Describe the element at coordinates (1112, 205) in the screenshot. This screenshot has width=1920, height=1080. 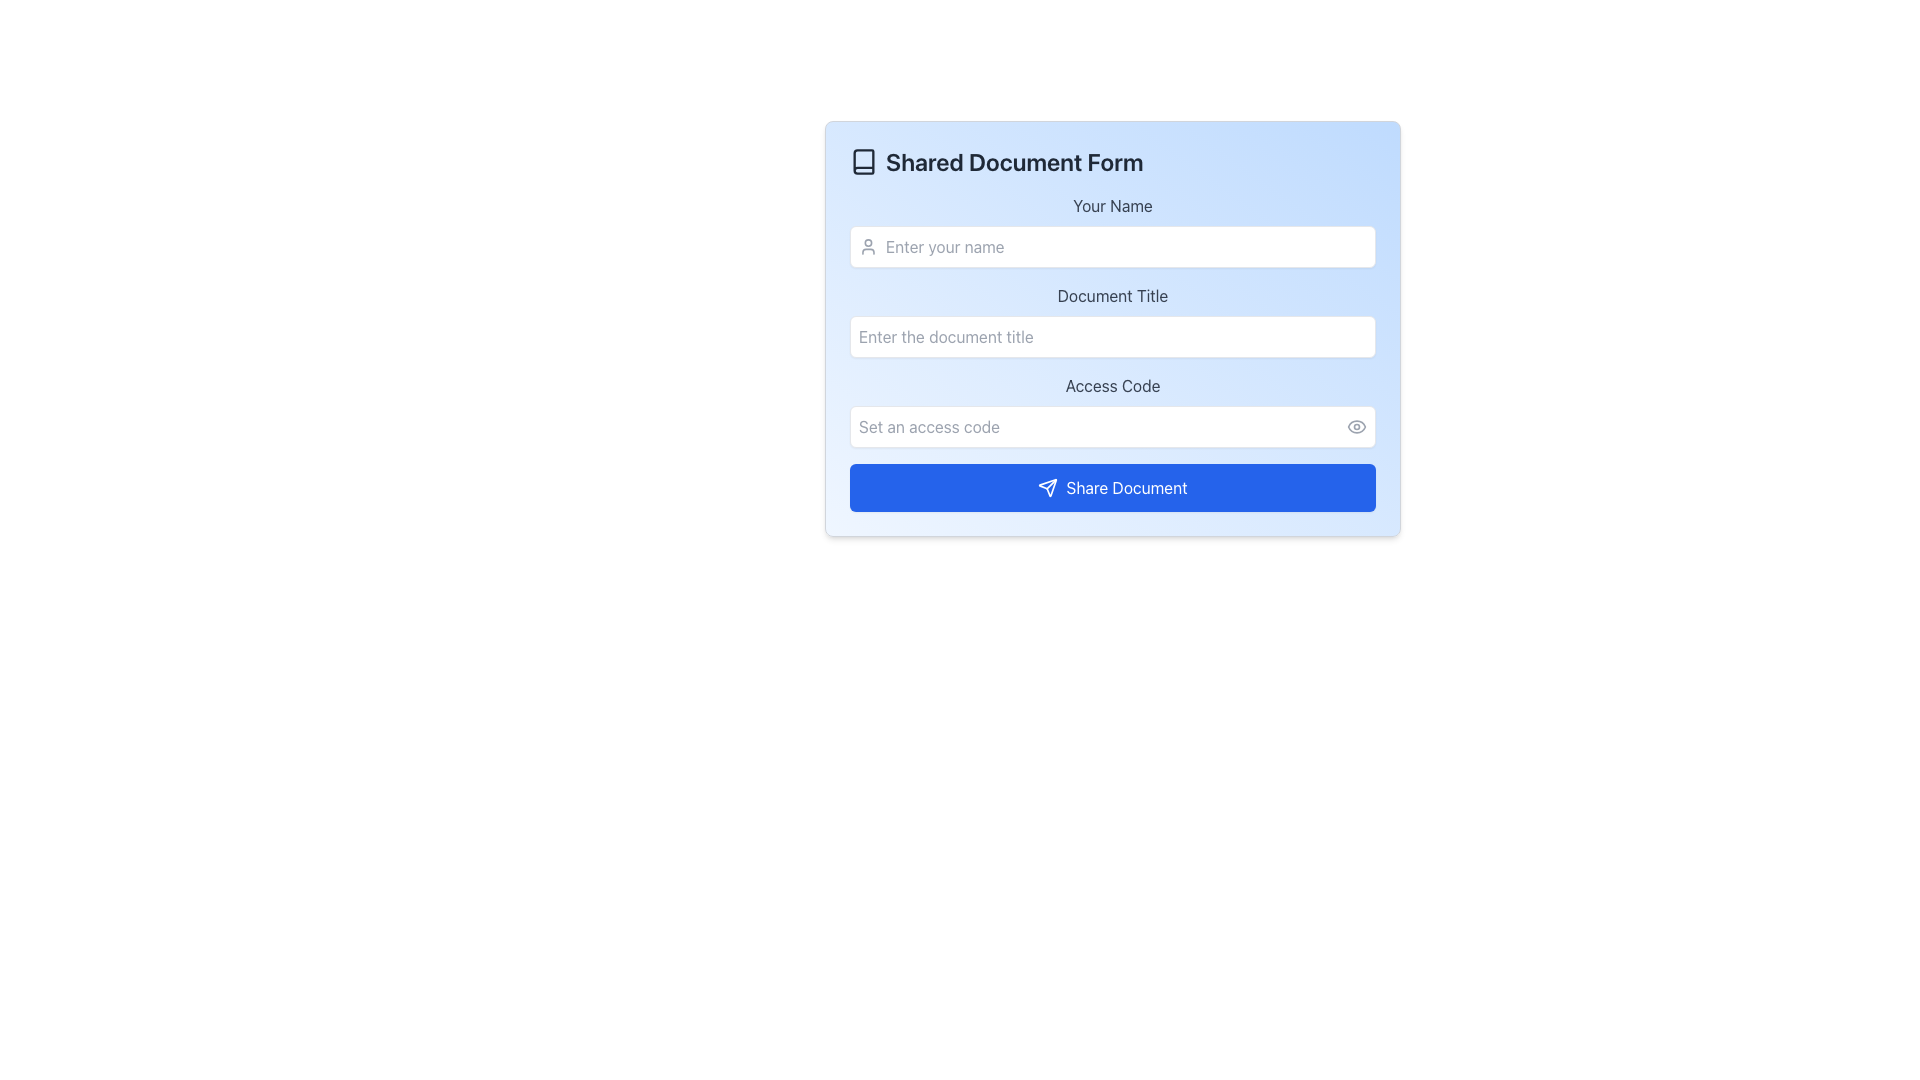
I see `the 'Your Name' label element, which is displayed in gray color and is located at the top of a form within a blue background section, directly above an input field` at that location.